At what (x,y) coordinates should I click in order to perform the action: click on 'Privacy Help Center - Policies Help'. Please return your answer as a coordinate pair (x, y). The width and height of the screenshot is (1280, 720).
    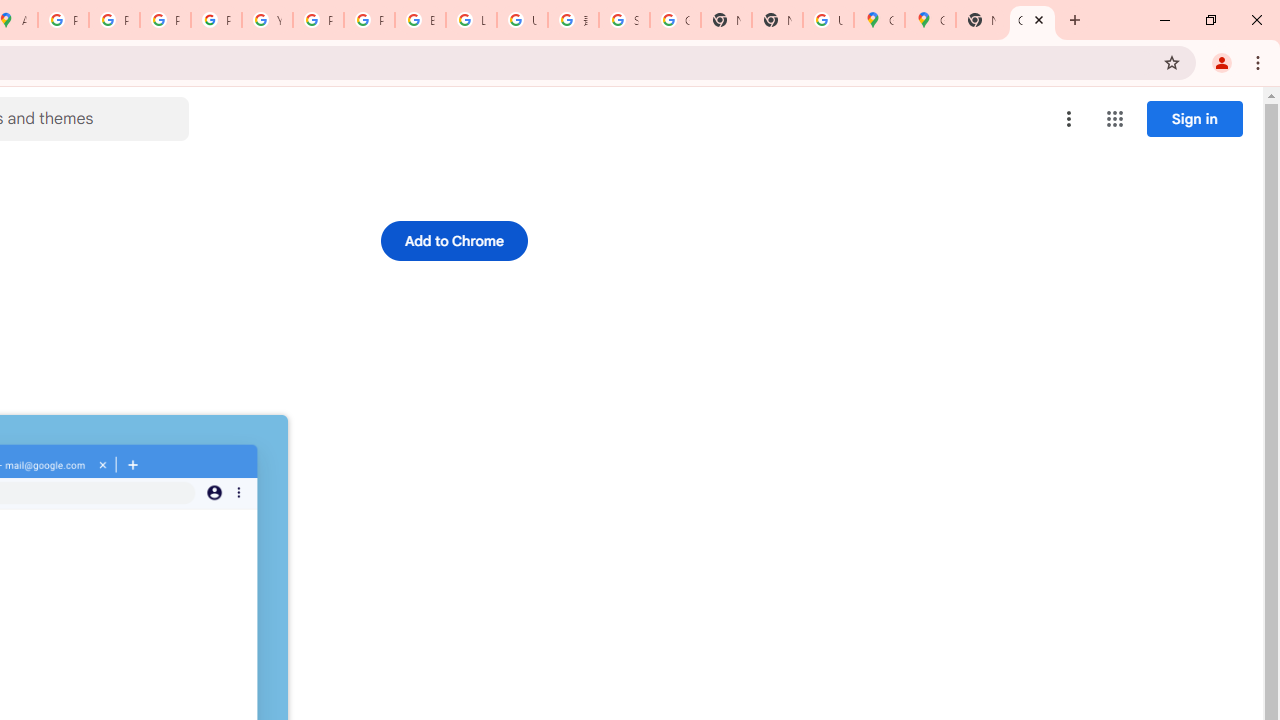
    Looking at the image, I should click on (112, 20).